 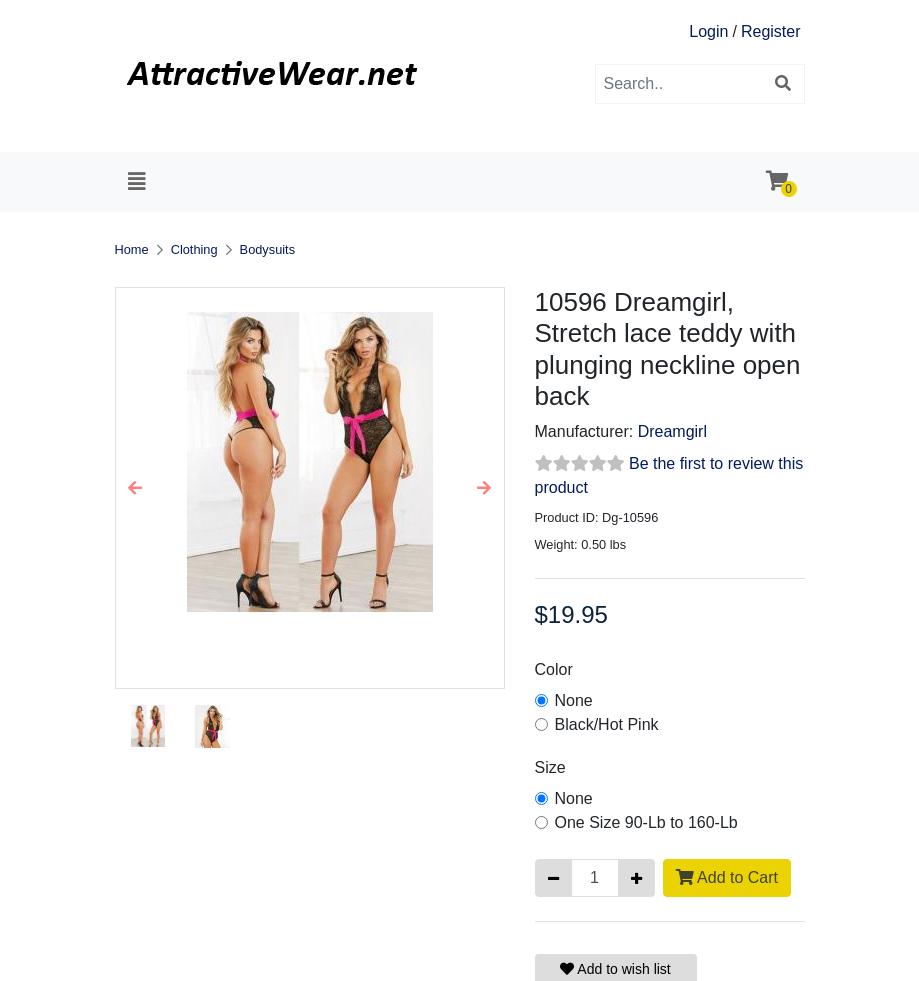 What do you see at coordinates (605, 724) in the screenshot?
I see `'Black/Hot Pink'` at bounding box center [605, 724].